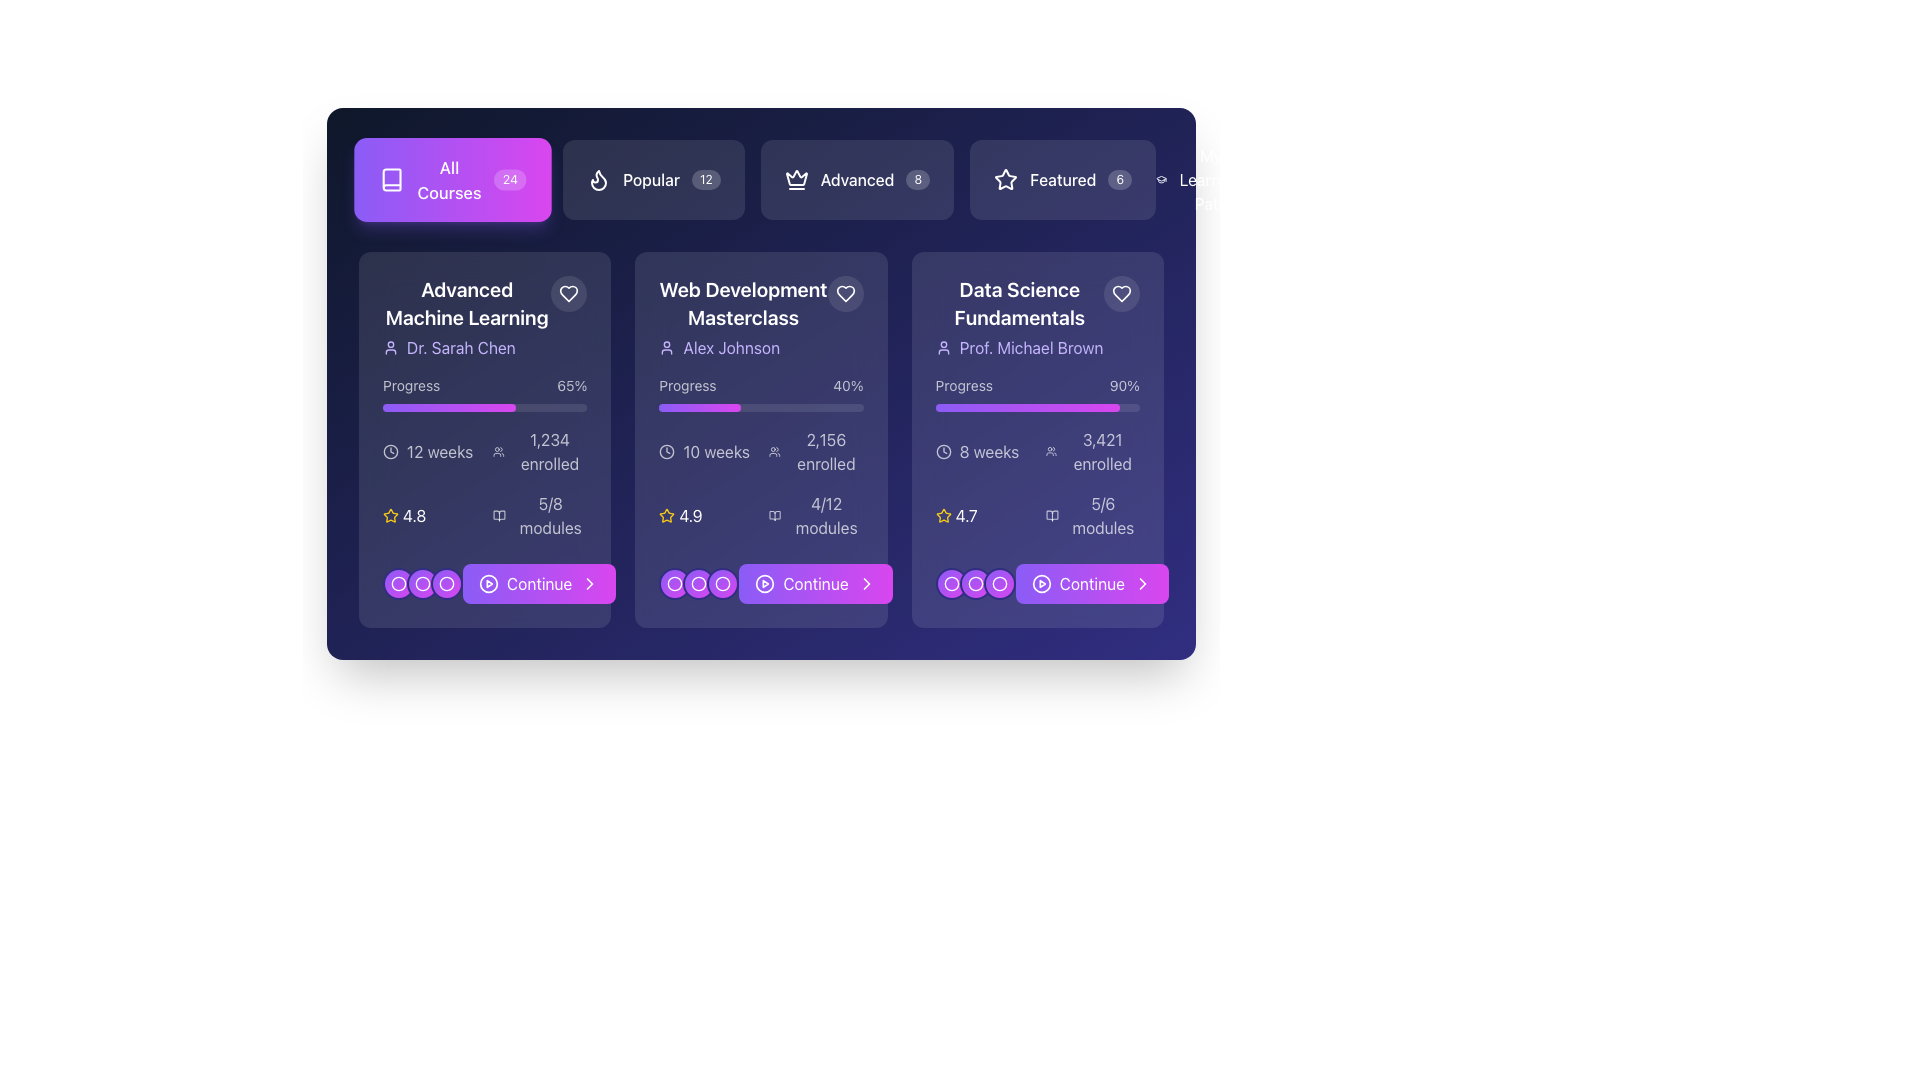 This screenshot has width=1920, height=1080. Describe the element at coordinates (667, 346) in the screenshot. I see `the decorative profile icon associated with the user 'Alex Johnson', located in the second card from the left of a three-column card layout` at that location.